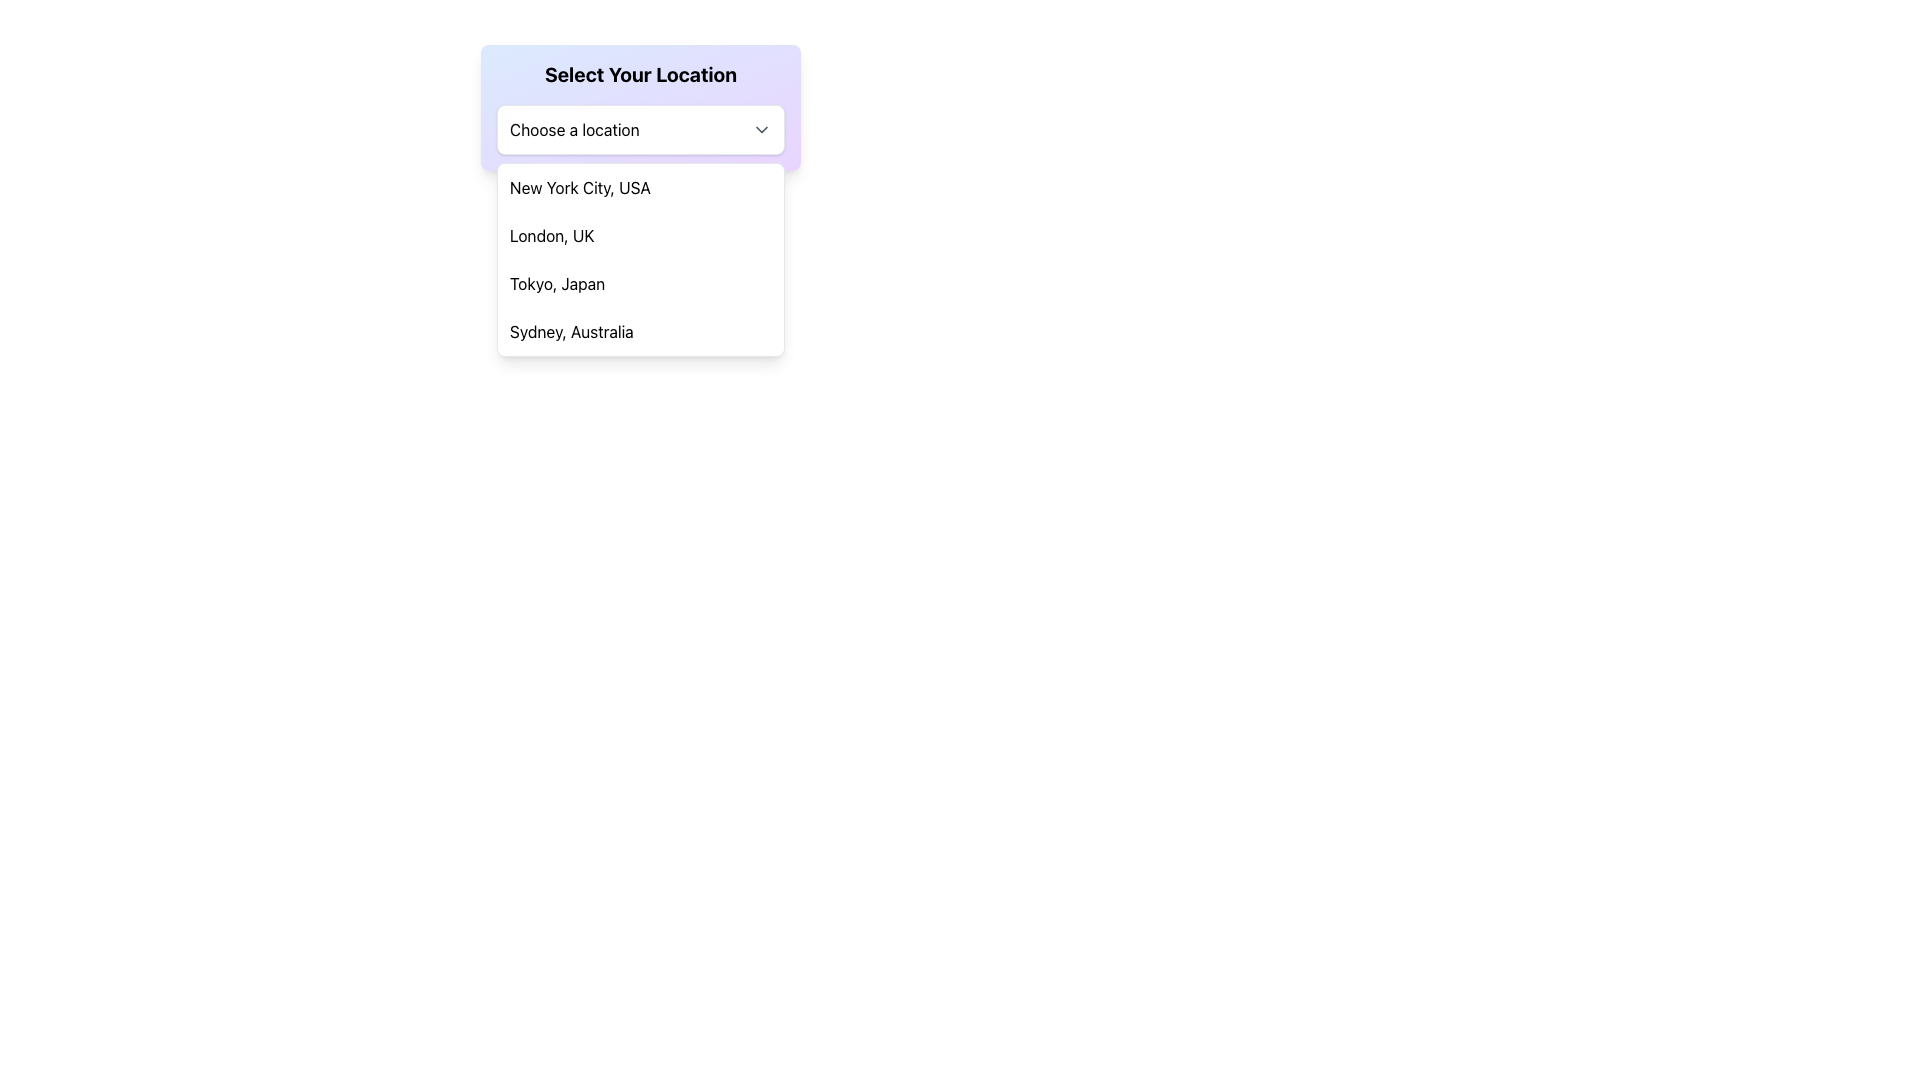 The width and height of the screenshot is (1920, 1080). I want to click on to select 'London, UK' from the dropdown menu list item, which is the second entry beneath 'New York City, USA', so click(641, 234).